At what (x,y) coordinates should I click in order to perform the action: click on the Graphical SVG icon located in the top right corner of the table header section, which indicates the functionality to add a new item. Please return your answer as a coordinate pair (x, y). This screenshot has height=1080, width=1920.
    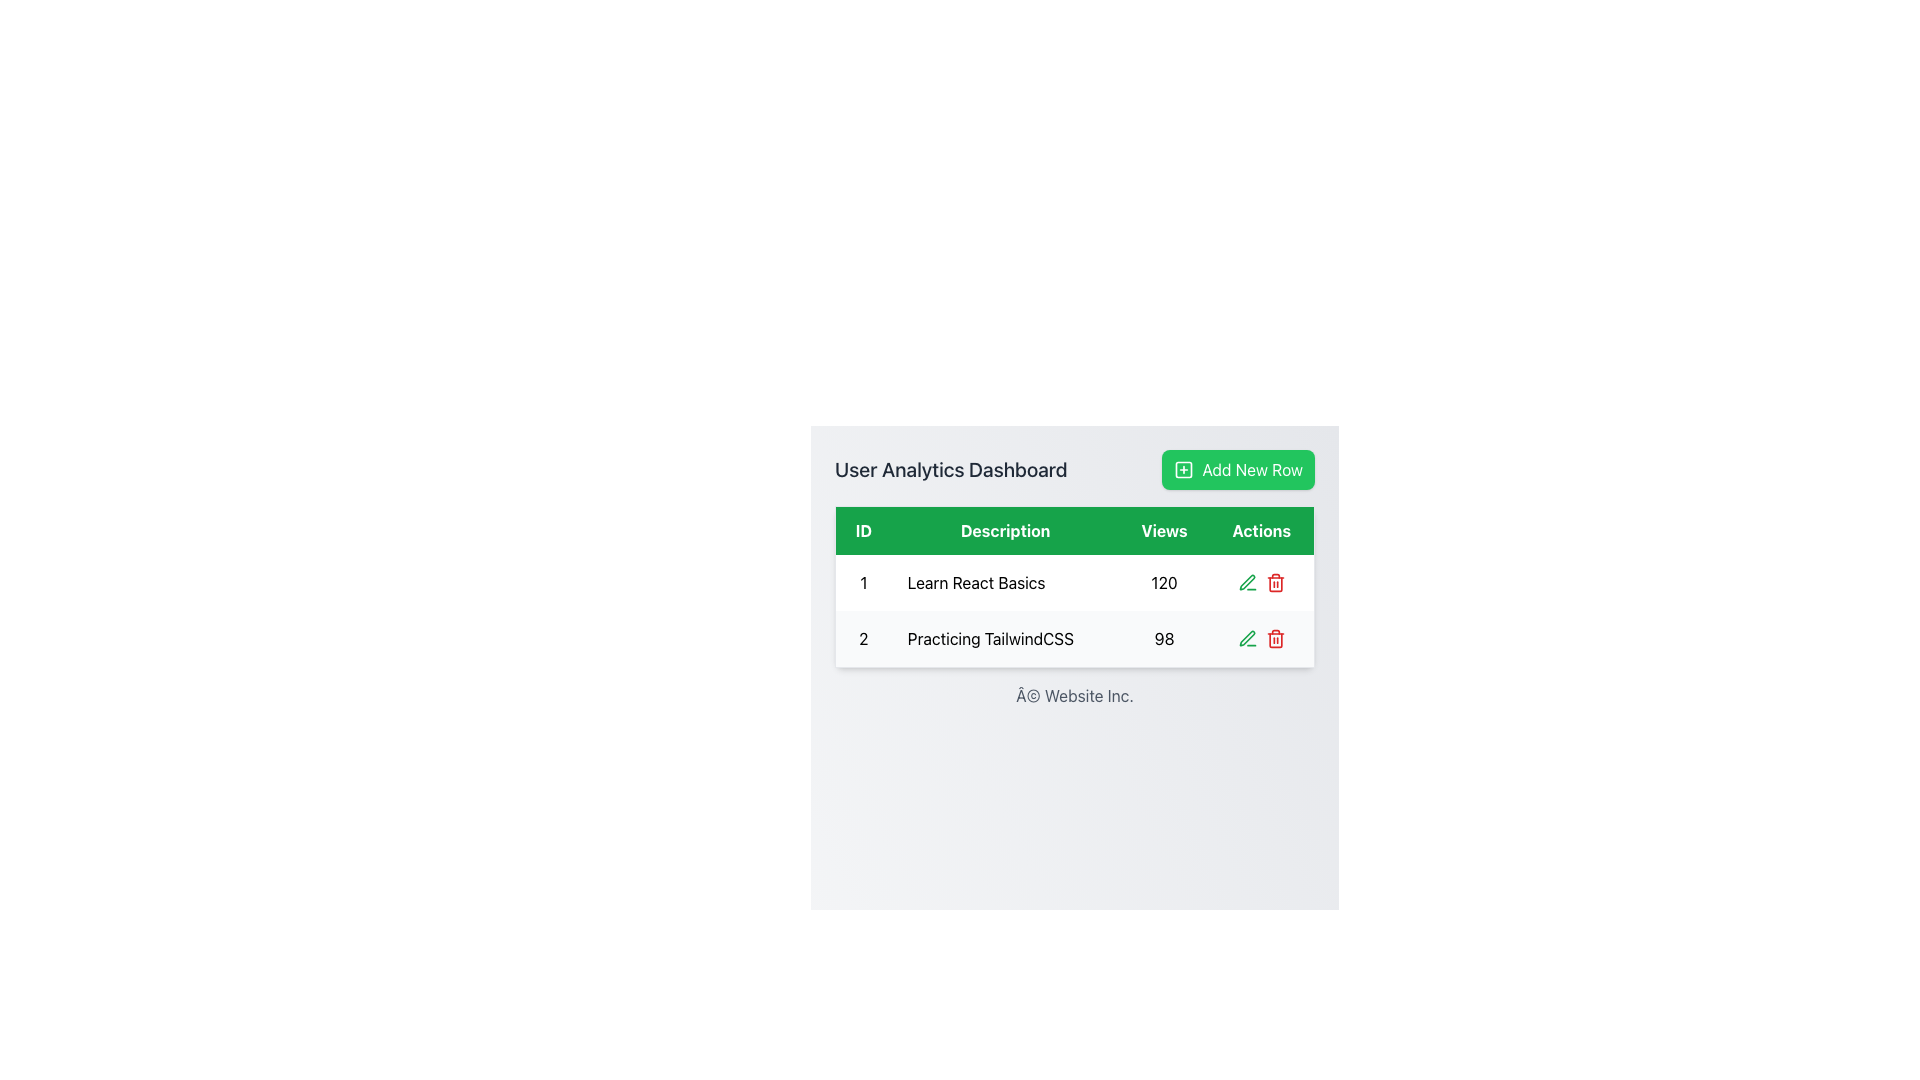
    Looking at the image, I should click on (1184, 470).